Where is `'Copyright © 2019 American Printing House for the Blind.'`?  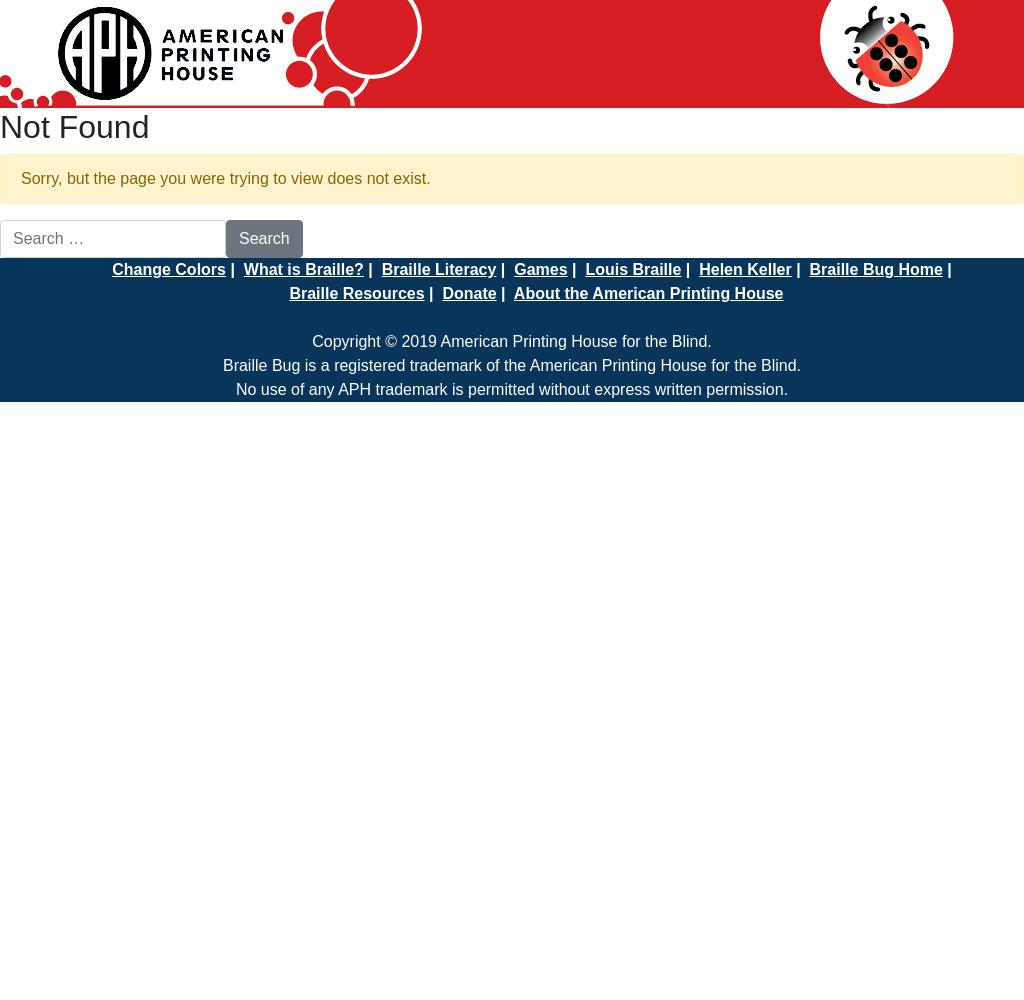 'Copyright © 2019 American Printing House for the Blind.' is located at coordinates (311, 340).